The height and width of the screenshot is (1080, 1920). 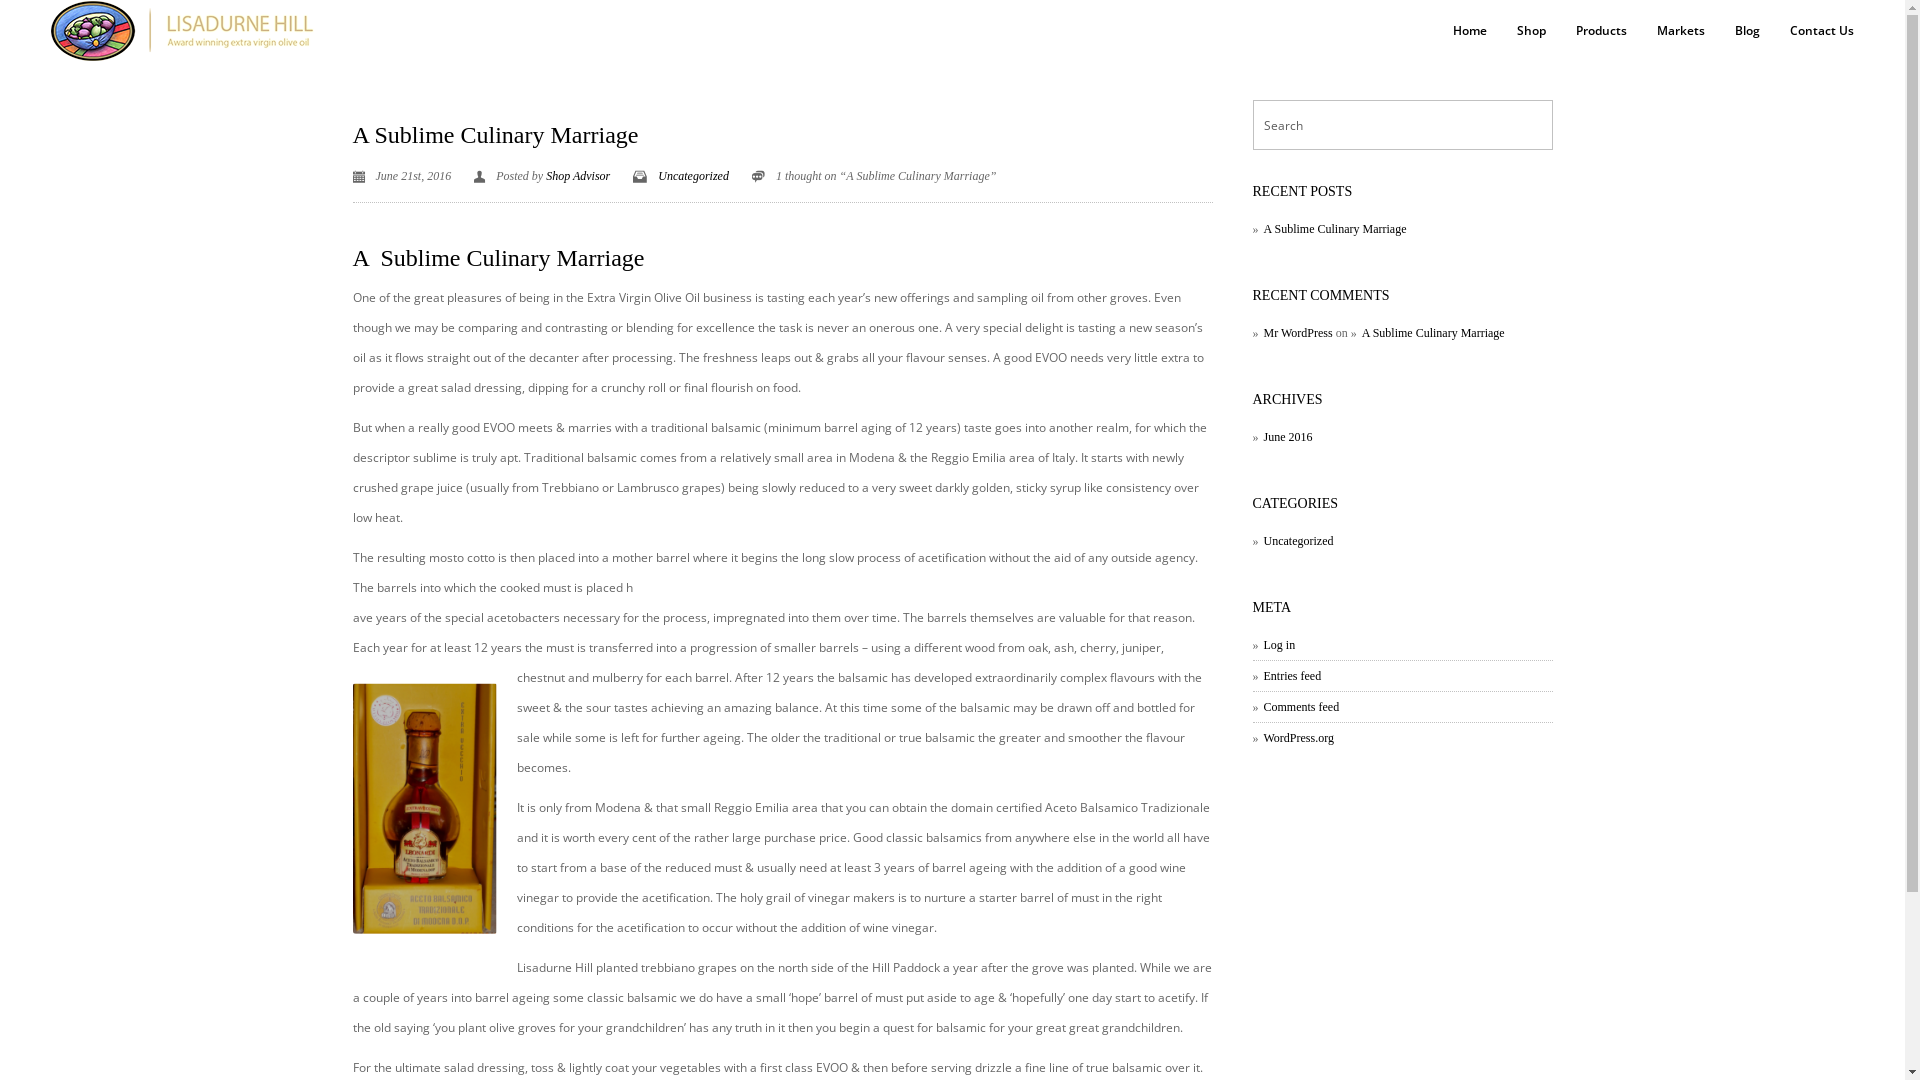 What do you see at coordinates (1281, 435) in the screenshot?
I see `'June 2016'` at bounding box center [1281, 435].